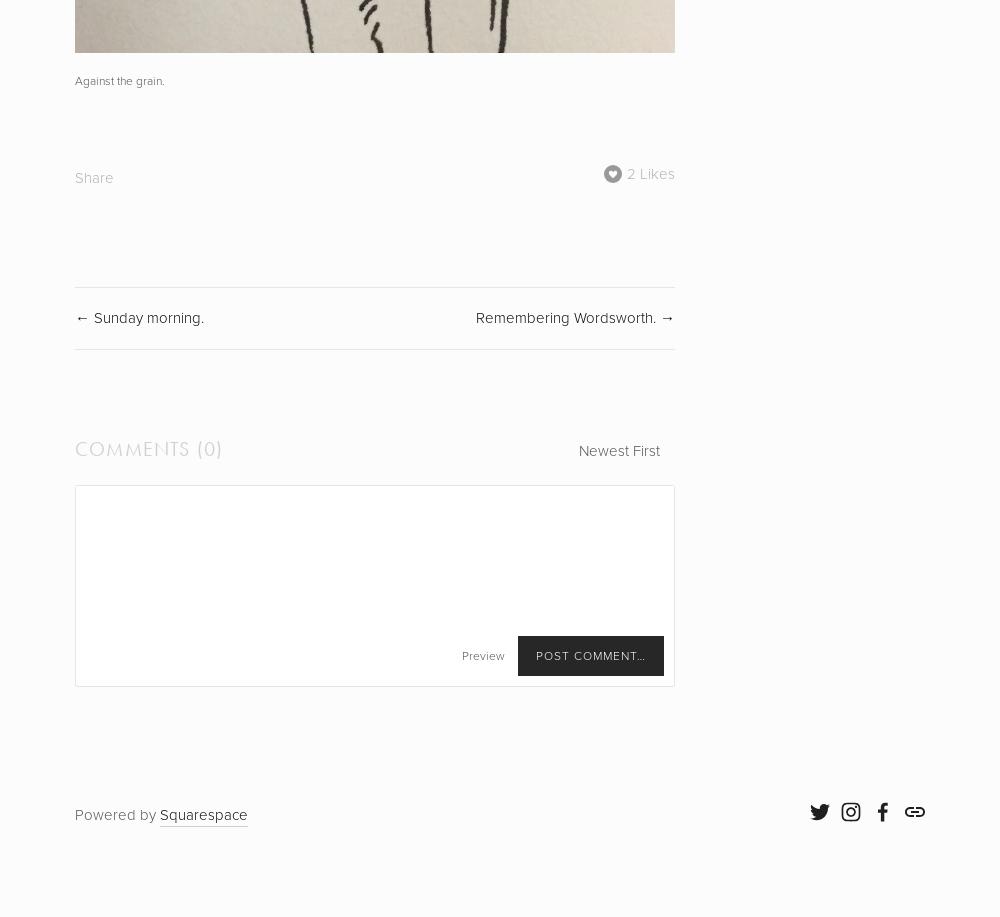 The image size is (1000, 917). Describe the element at coordinates (482, 656) in the screenshot. I see `'Preview'` at that location.